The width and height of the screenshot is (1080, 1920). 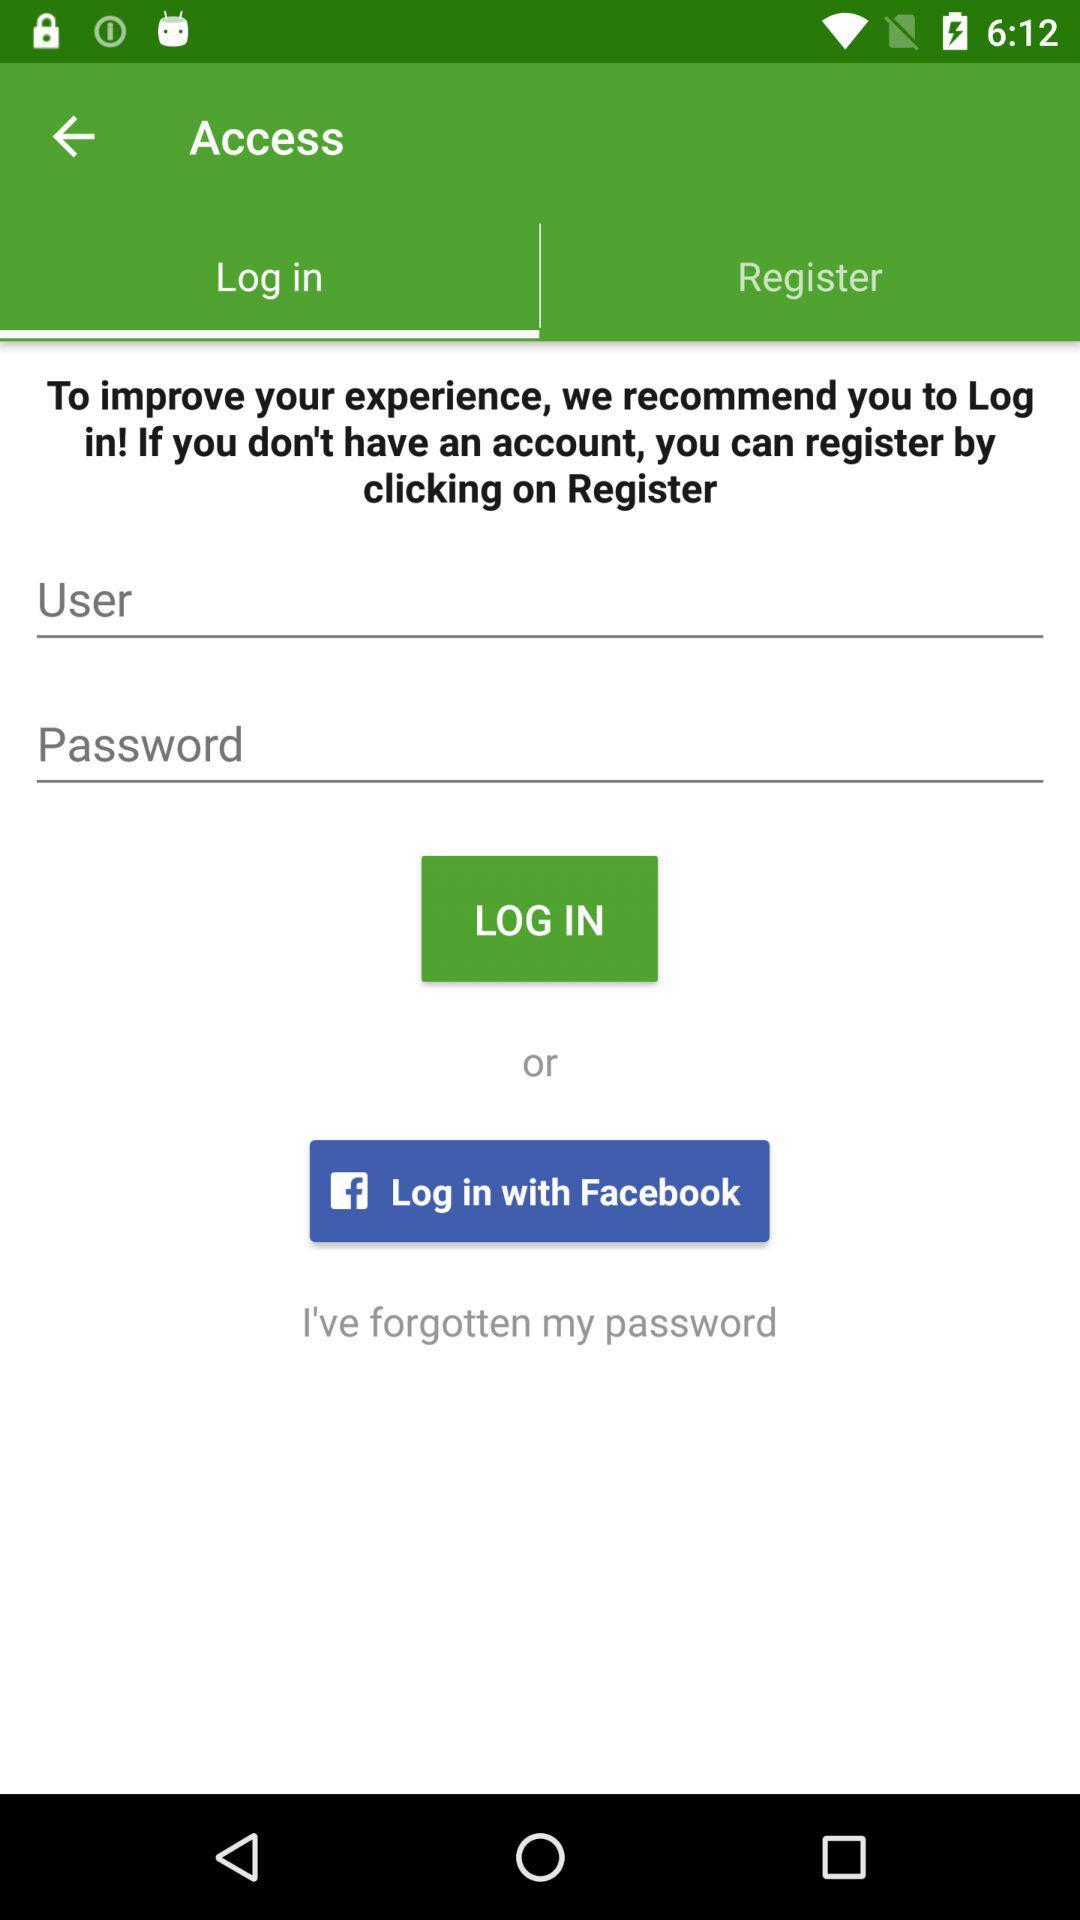 What do you see at coordinates (538, 1321) in the screenshot?
I see `i ve forgotten icon` at bounding box center [538, 1321].